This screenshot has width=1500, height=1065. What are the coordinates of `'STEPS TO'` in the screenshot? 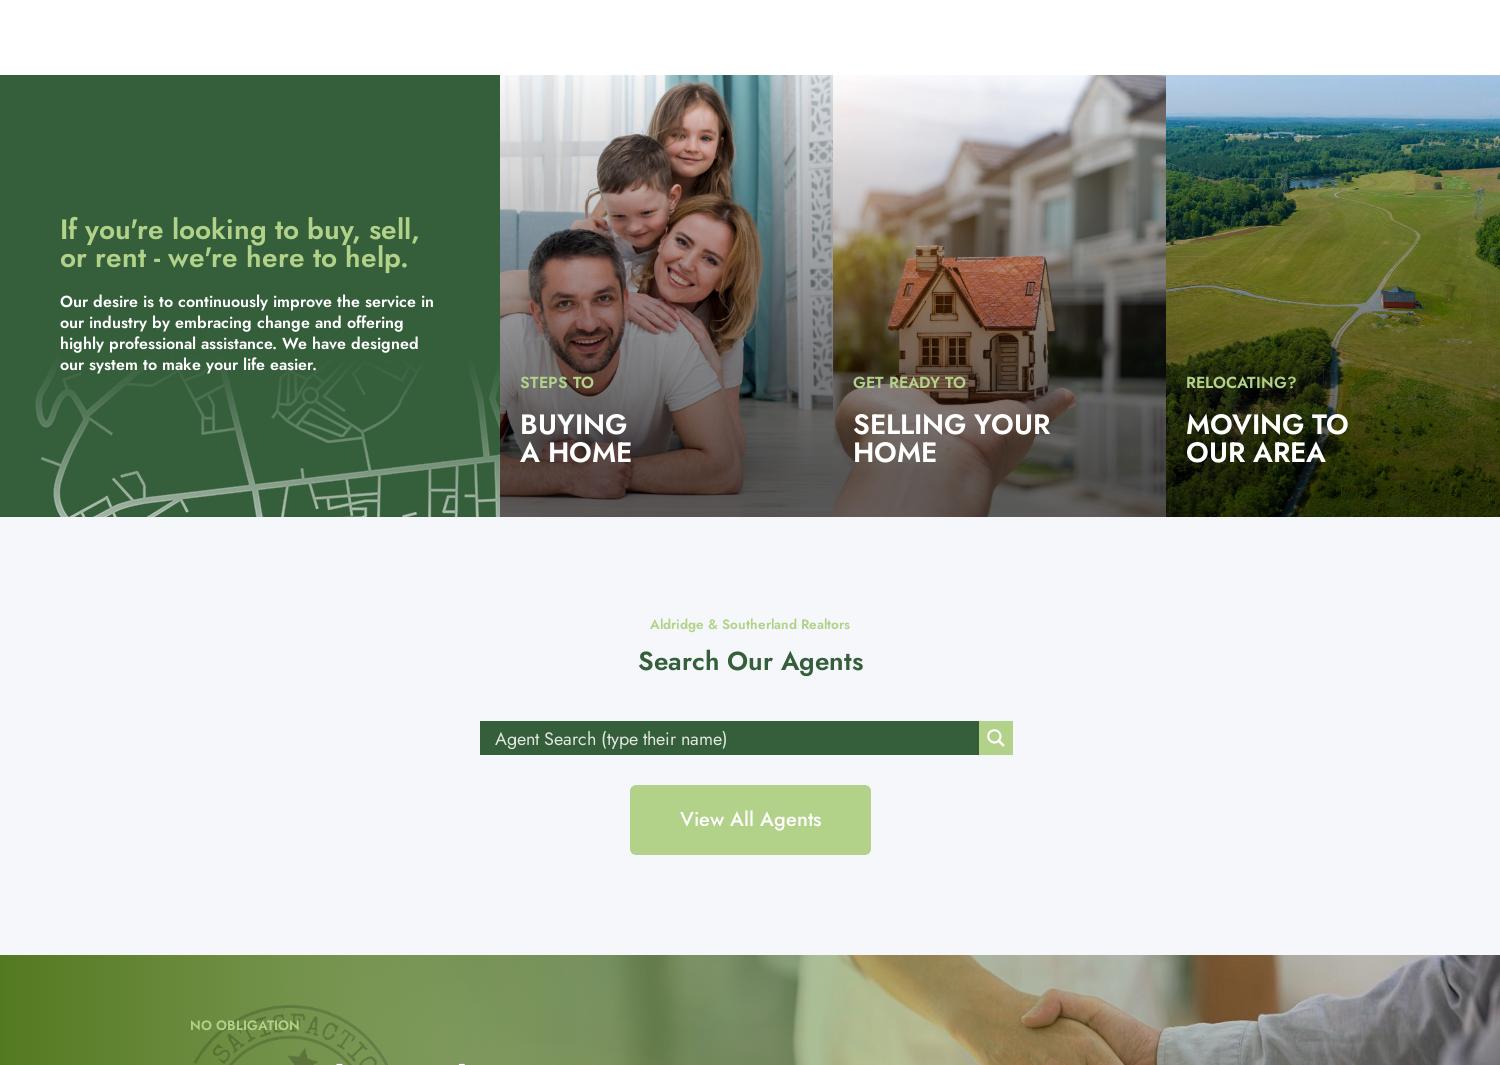 It's located at (556, 381).